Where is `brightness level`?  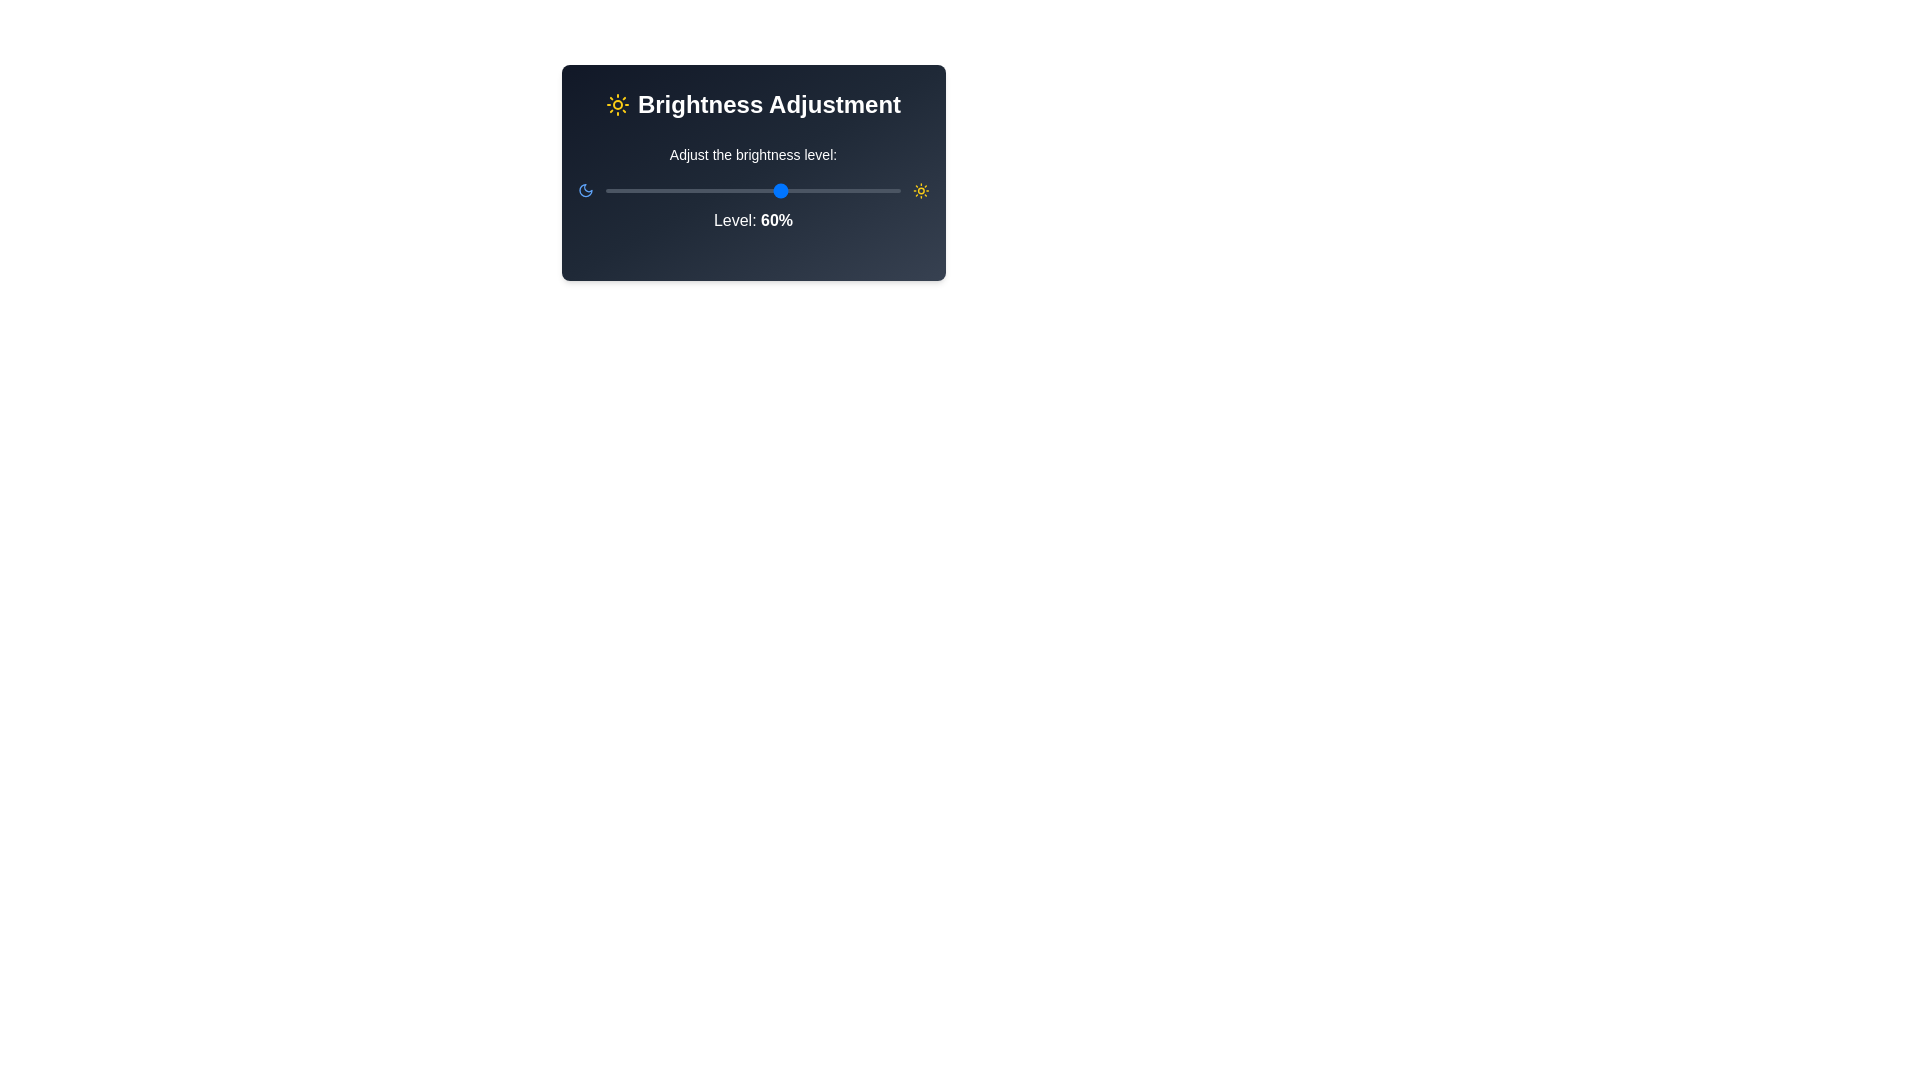 brightness level is located at coordinates (673, 191).